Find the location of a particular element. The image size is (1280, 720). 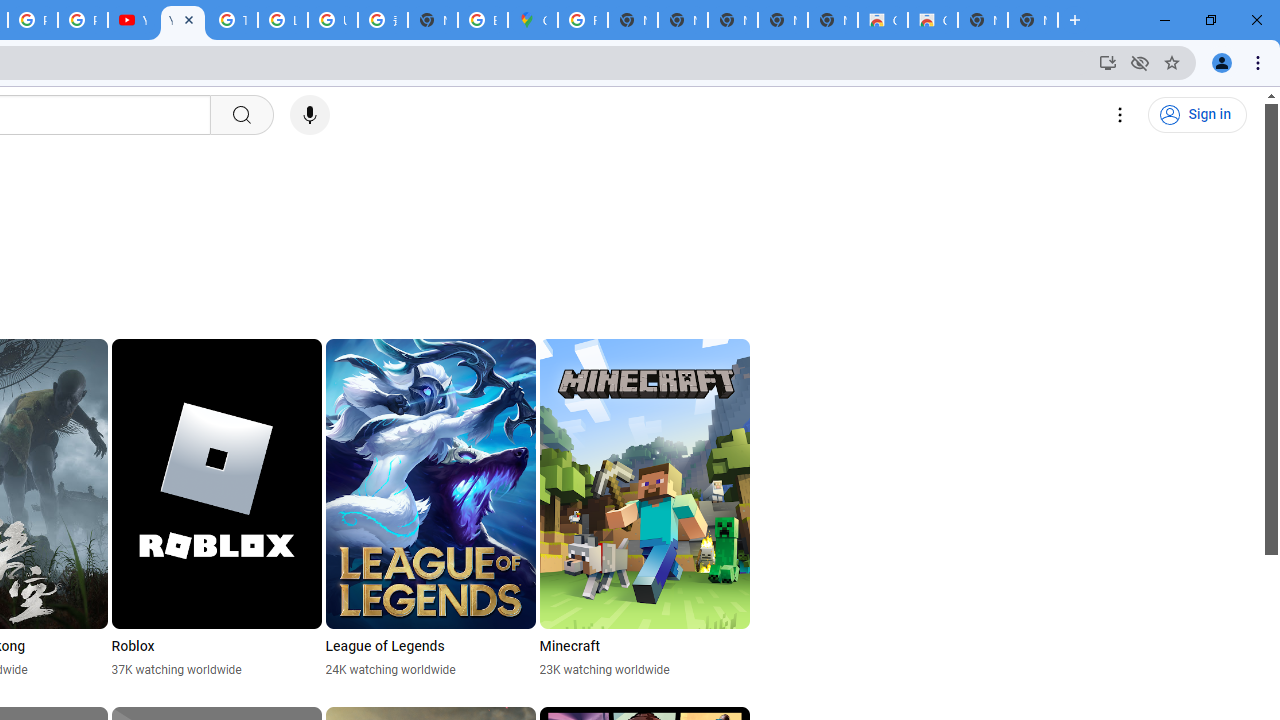

'Tips & tricks for Chrome - Google Chrome Help' is located at coordinates (232, 20).